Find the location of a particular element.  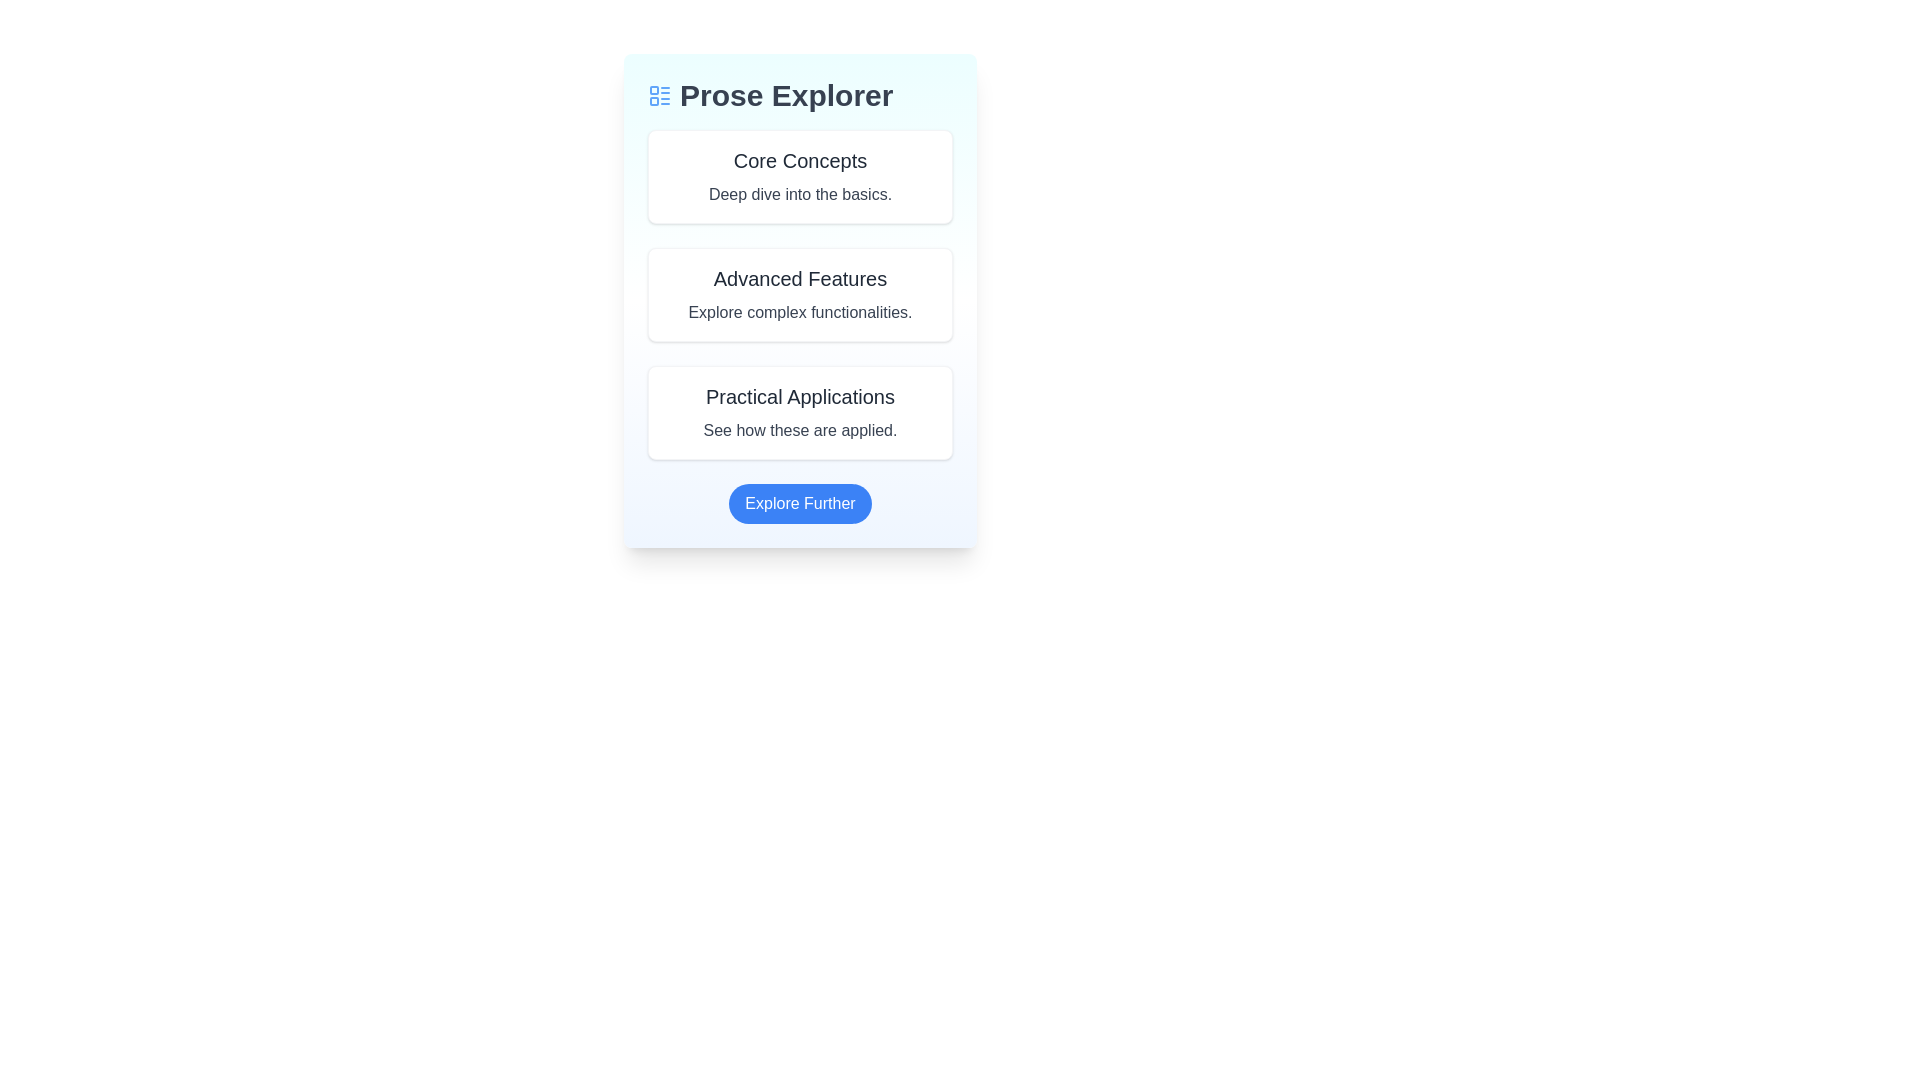

the static text displaying 'Explore complex functionalities.' which is positioned below the heading 'Advanced Features' is located at coordinates (800, 312).